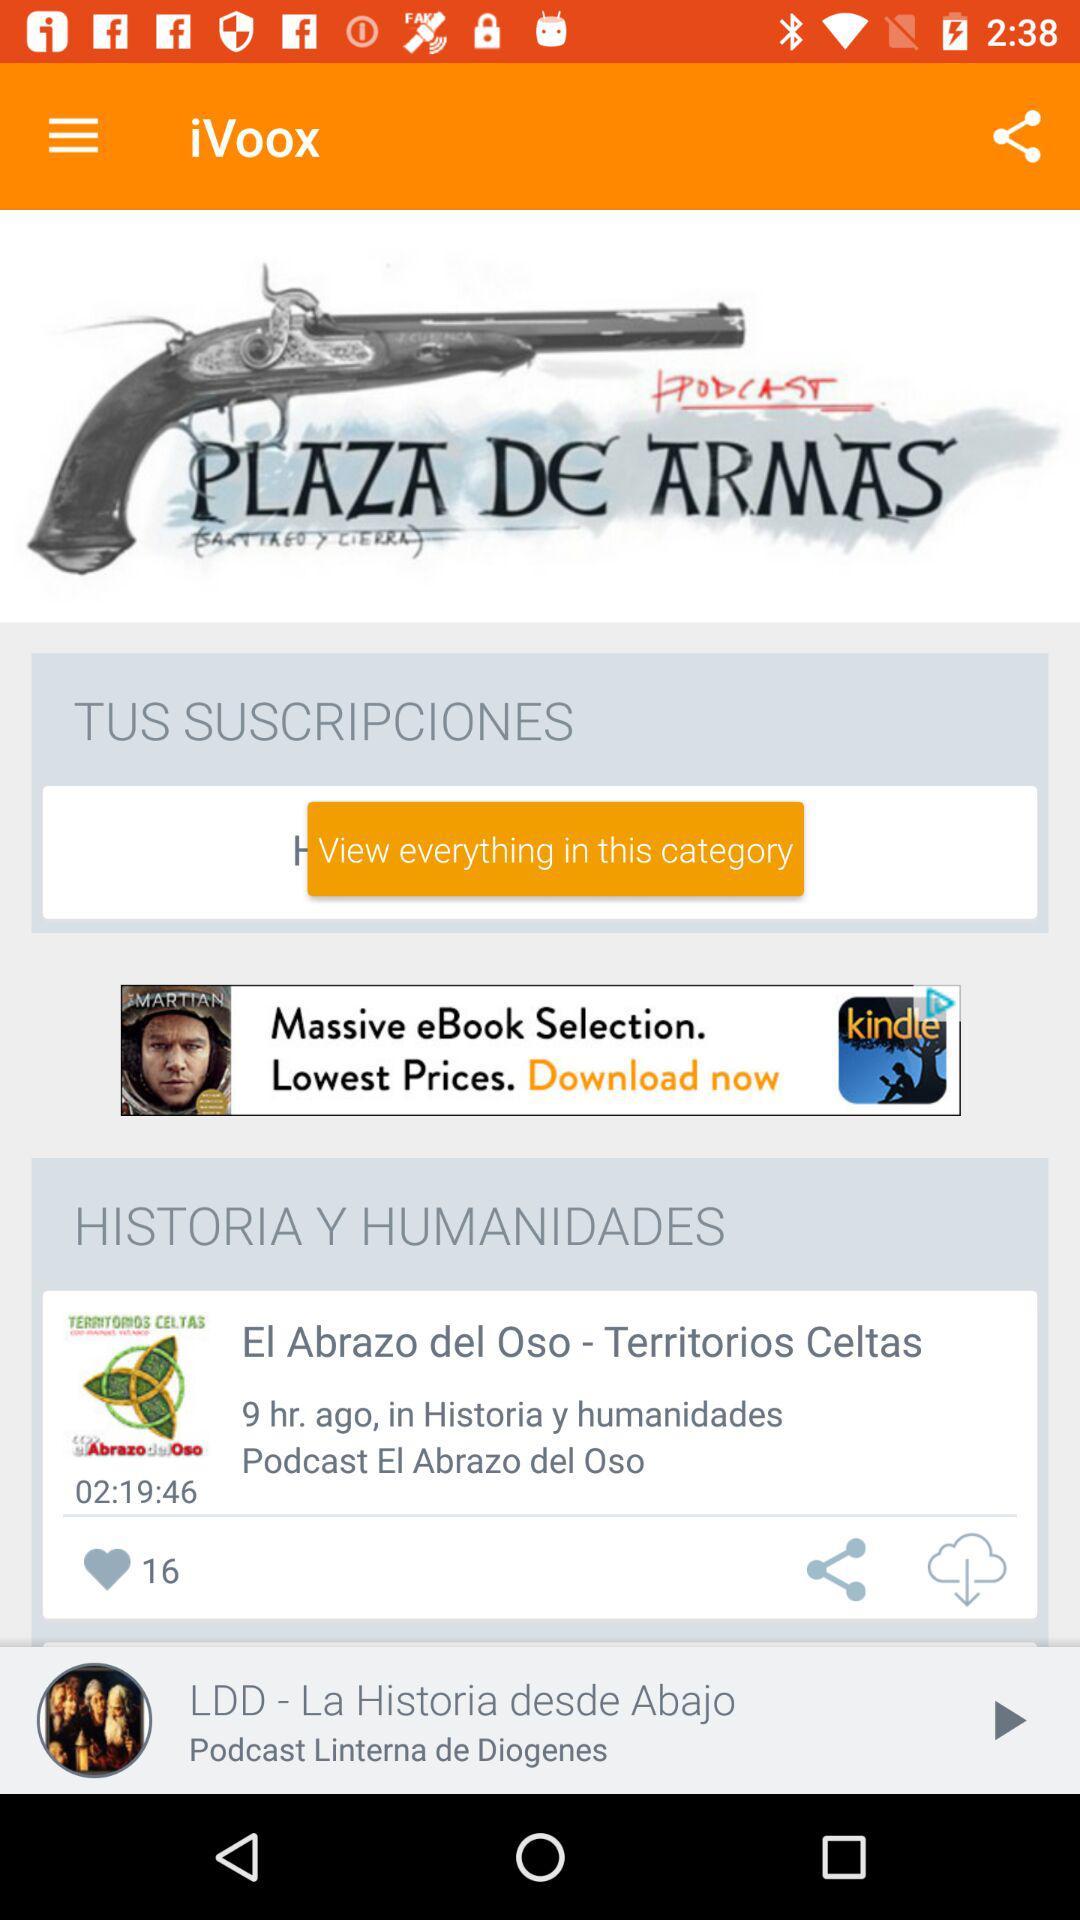 The height and width of the screenshot is (1920, 1080). I want to click on hear podcast, so click(135, 1384).